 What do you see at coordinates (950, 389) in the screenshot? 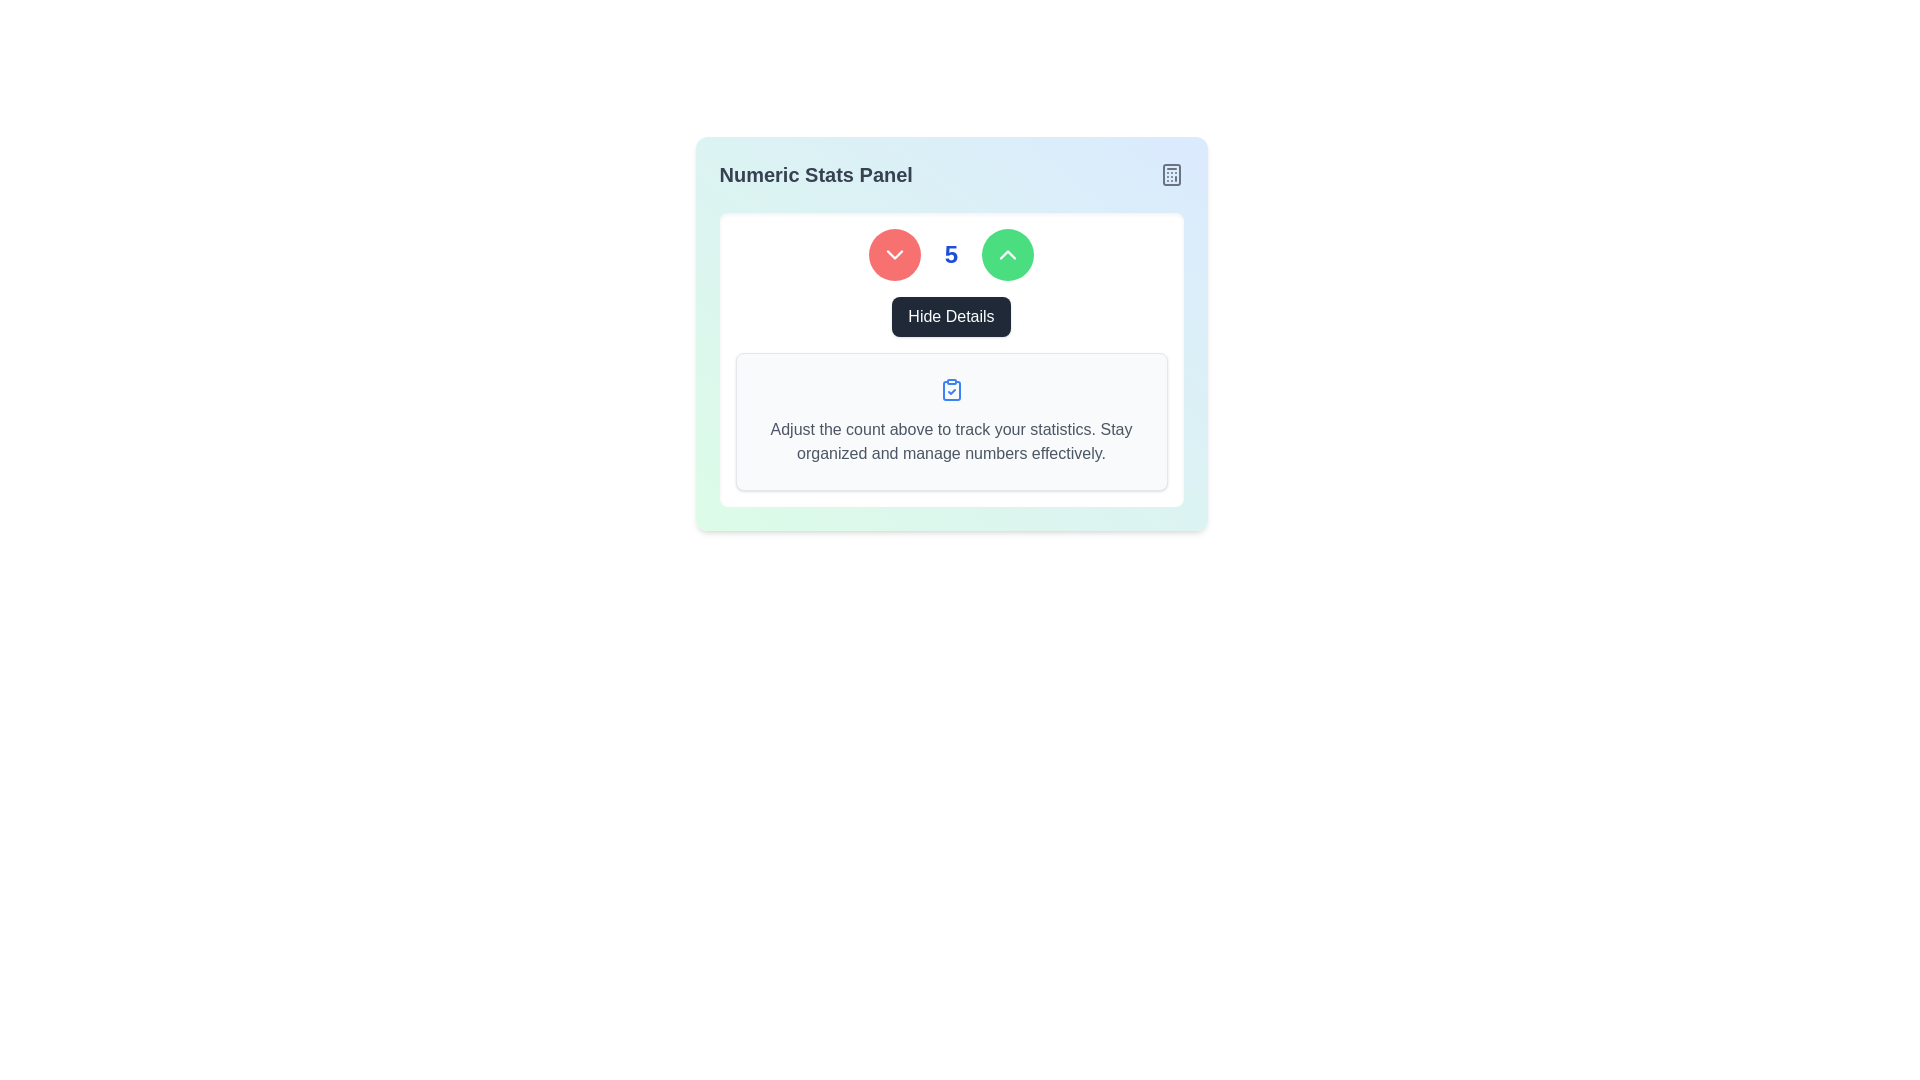
I see `the blue clipboard icon with a checkmark symbol, which is located above the instructional text area within a white background` at bounding box center [950, 389].